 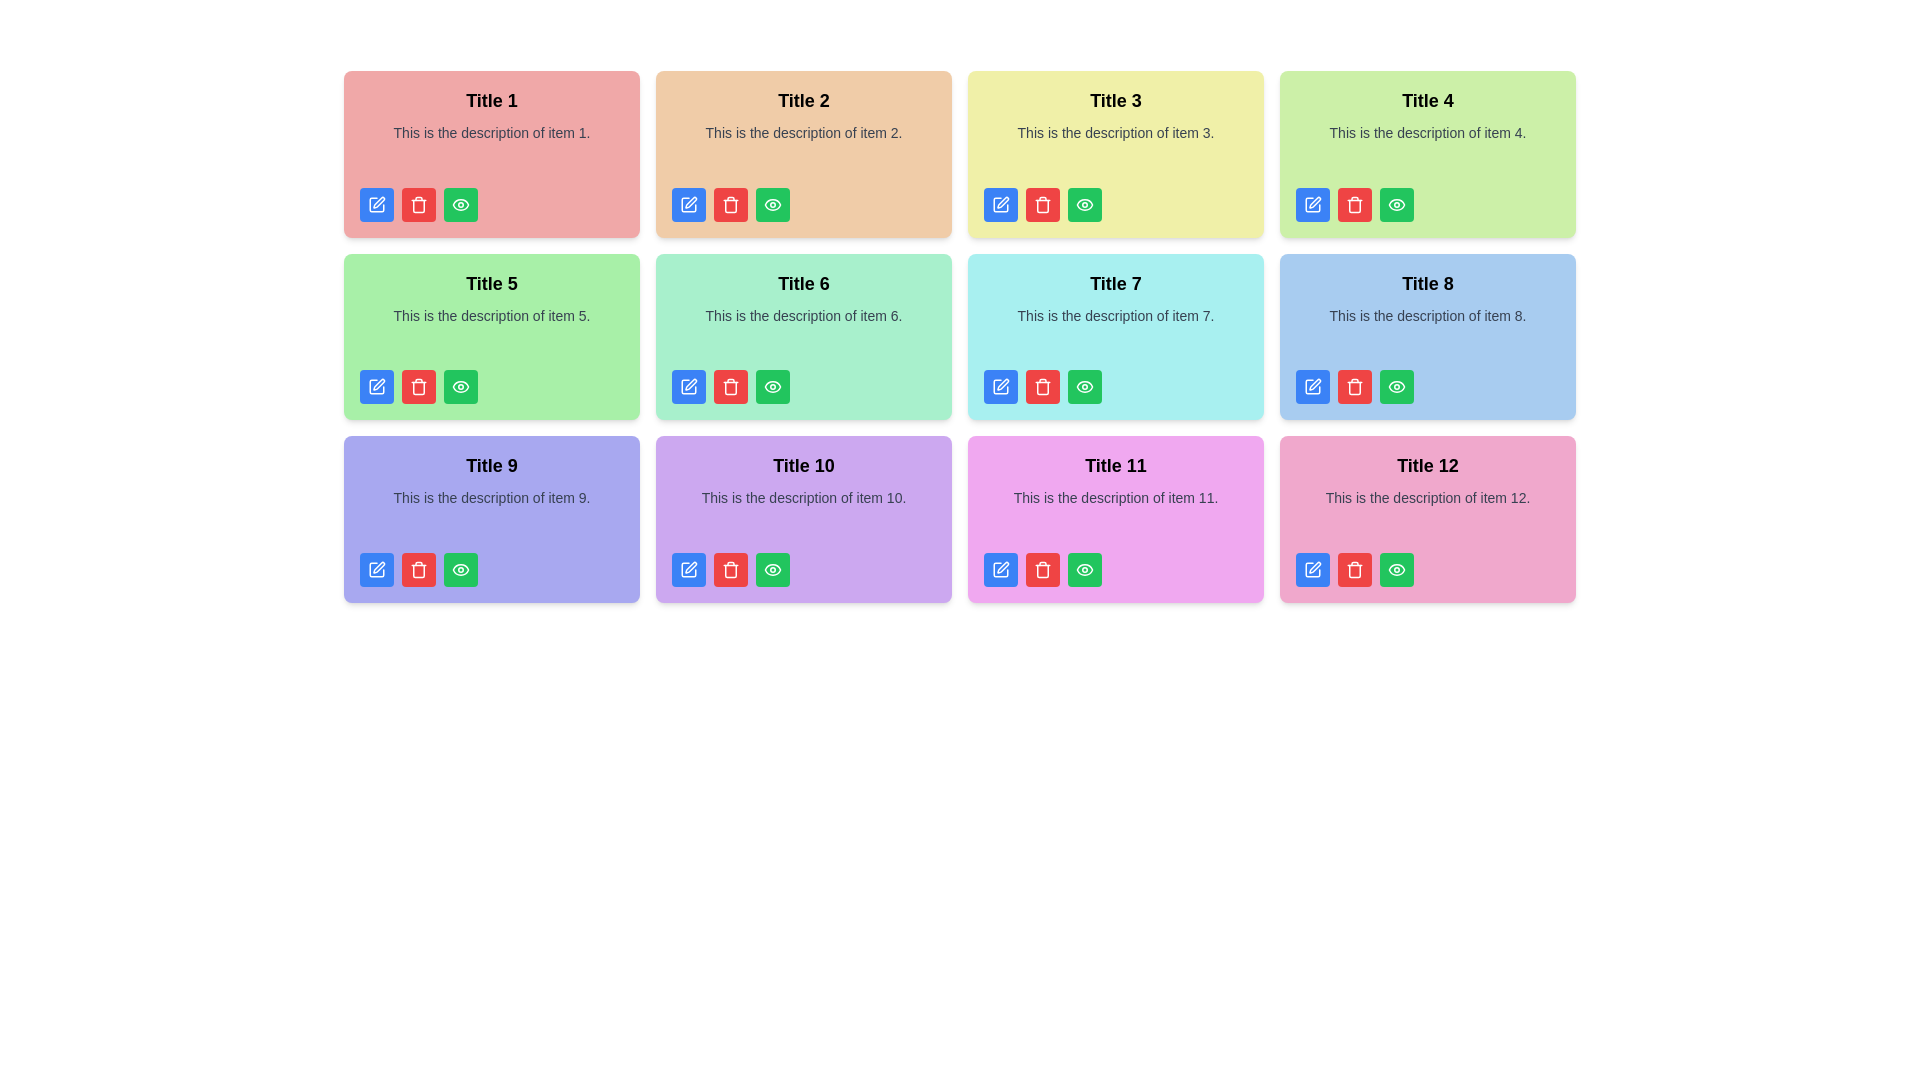 I want to click on the middle part of the trash icon located below the card title 'Title 12' in the bottom-right corner of the layout, so click(x=1354, y=570).